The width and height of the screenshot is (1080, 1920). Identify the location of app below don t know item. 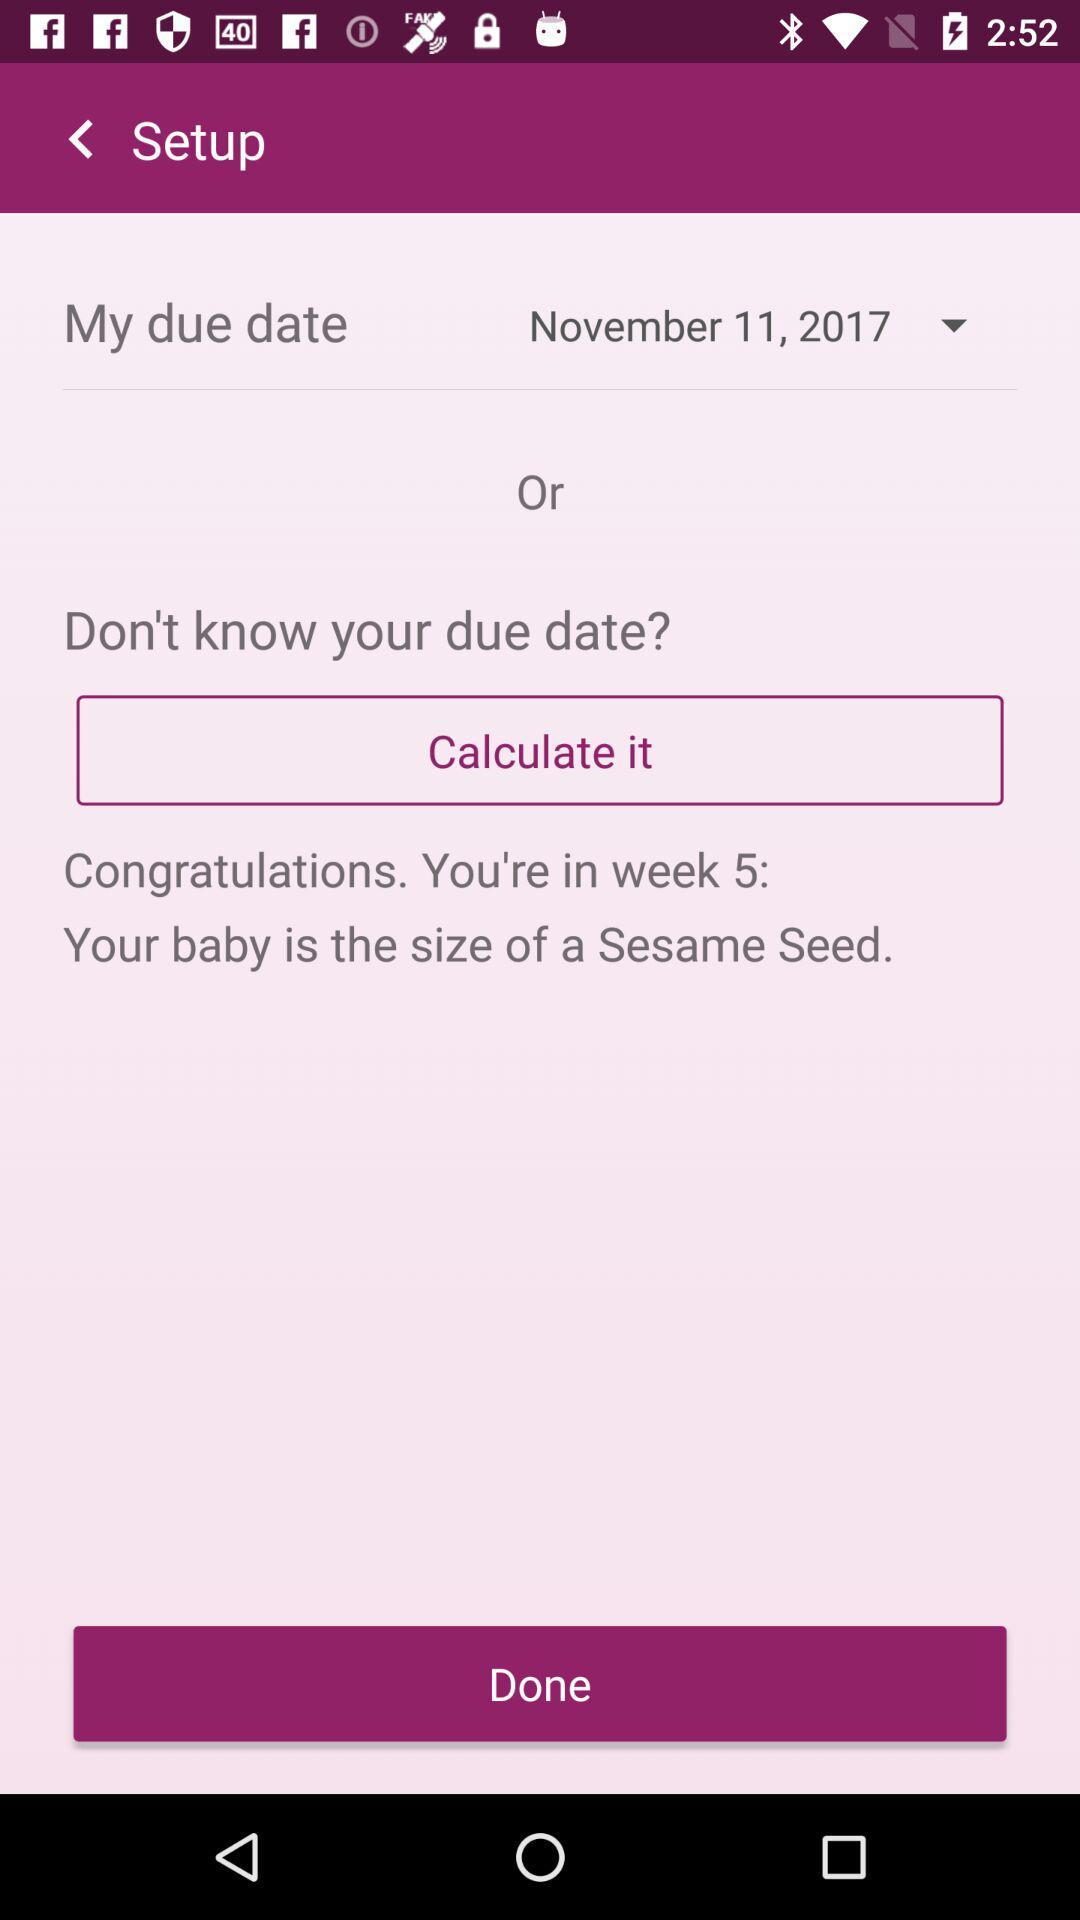
(540, 749).